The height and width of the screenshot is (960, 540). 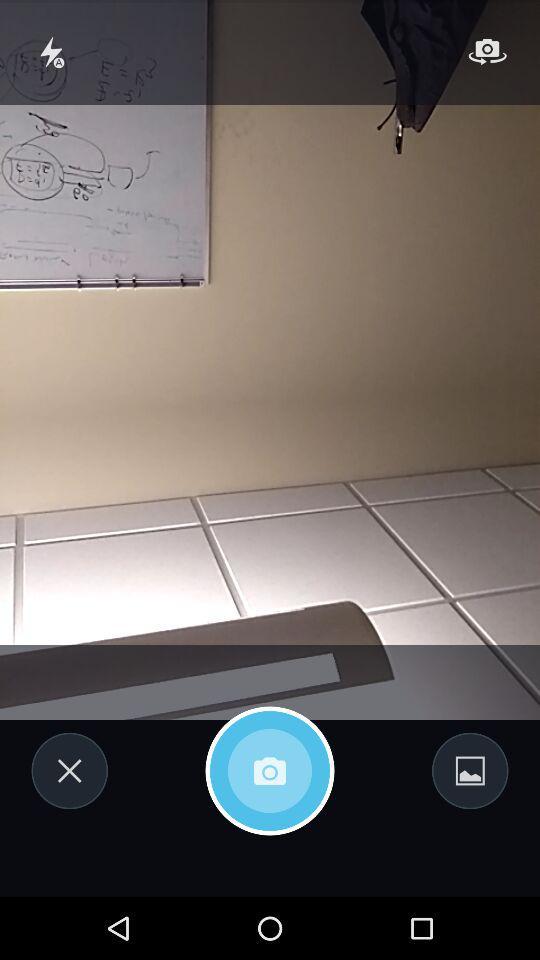 What do you see at coordinates (486, 55) in the screenshot?
I see `the swap icon` at bounding box center [486, 55].